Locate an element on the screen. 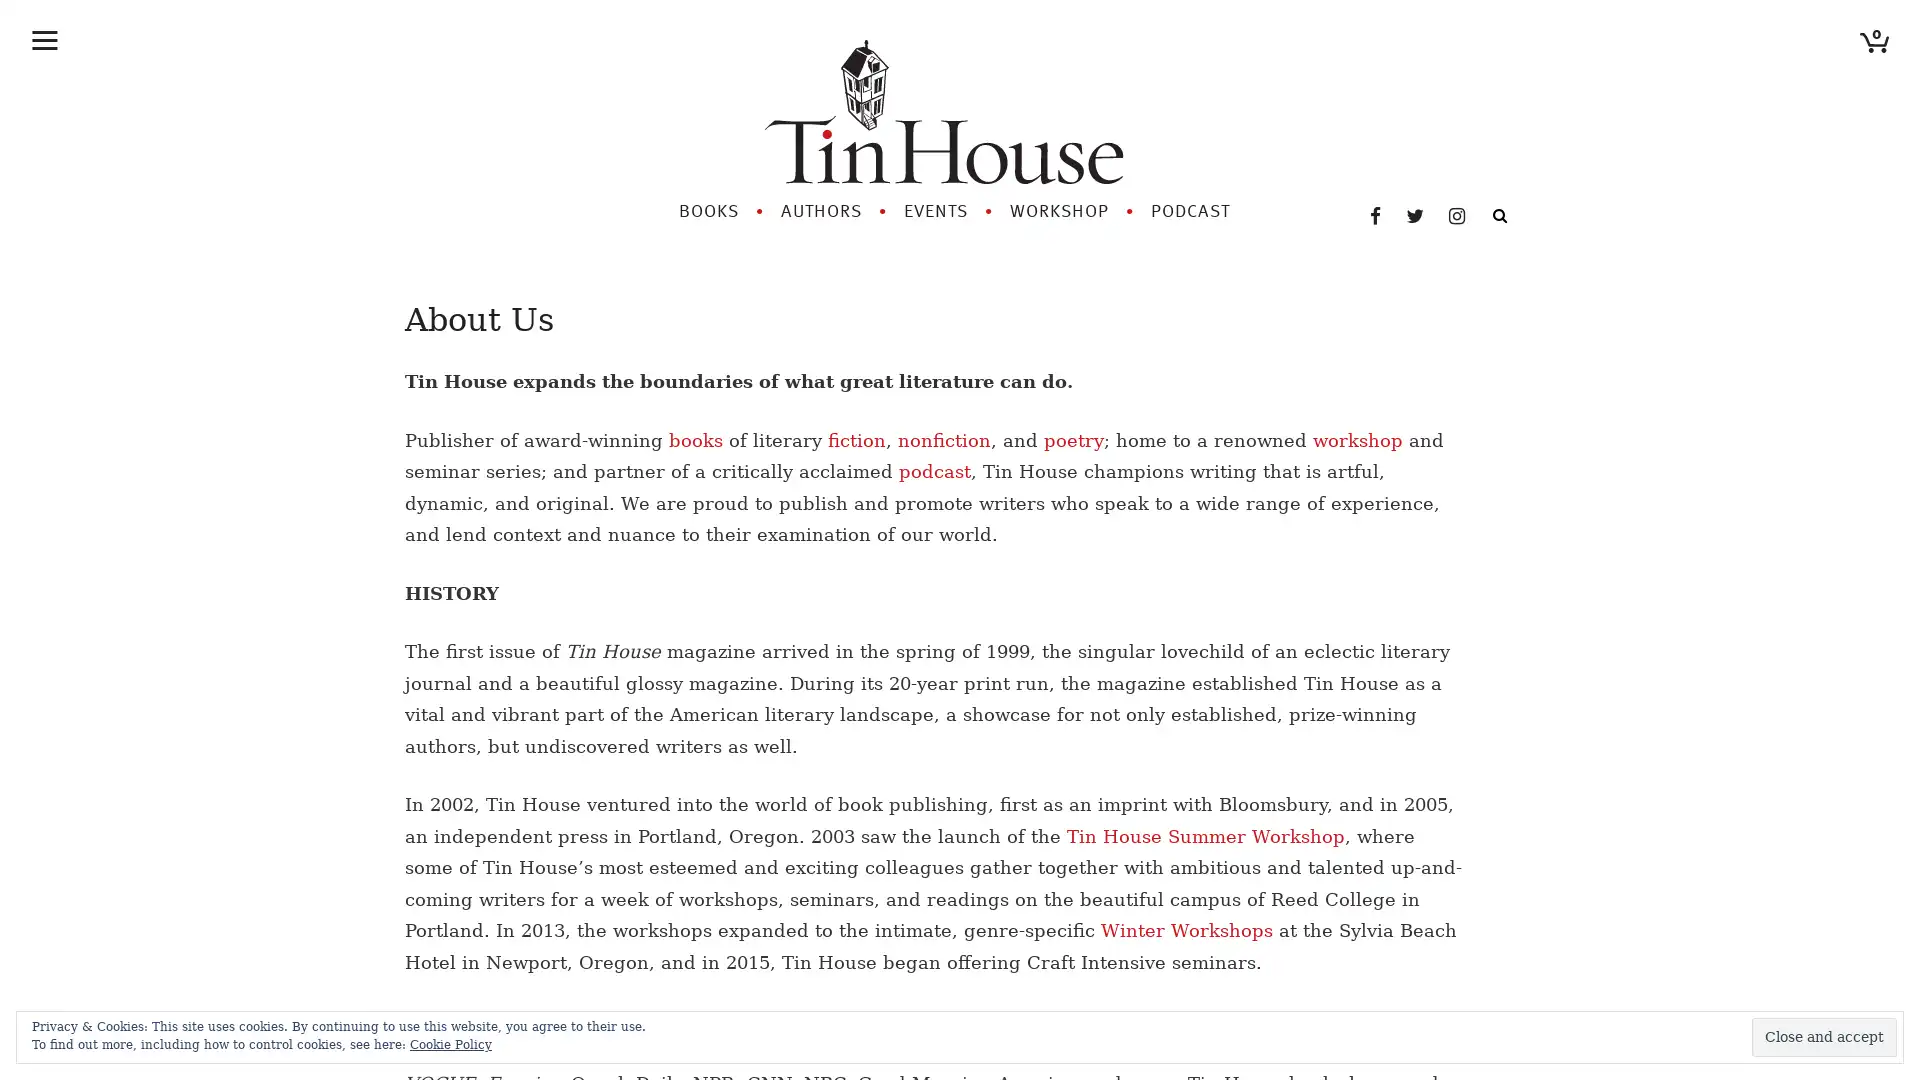  Close and accept is located at coordinates (1824, 1036).